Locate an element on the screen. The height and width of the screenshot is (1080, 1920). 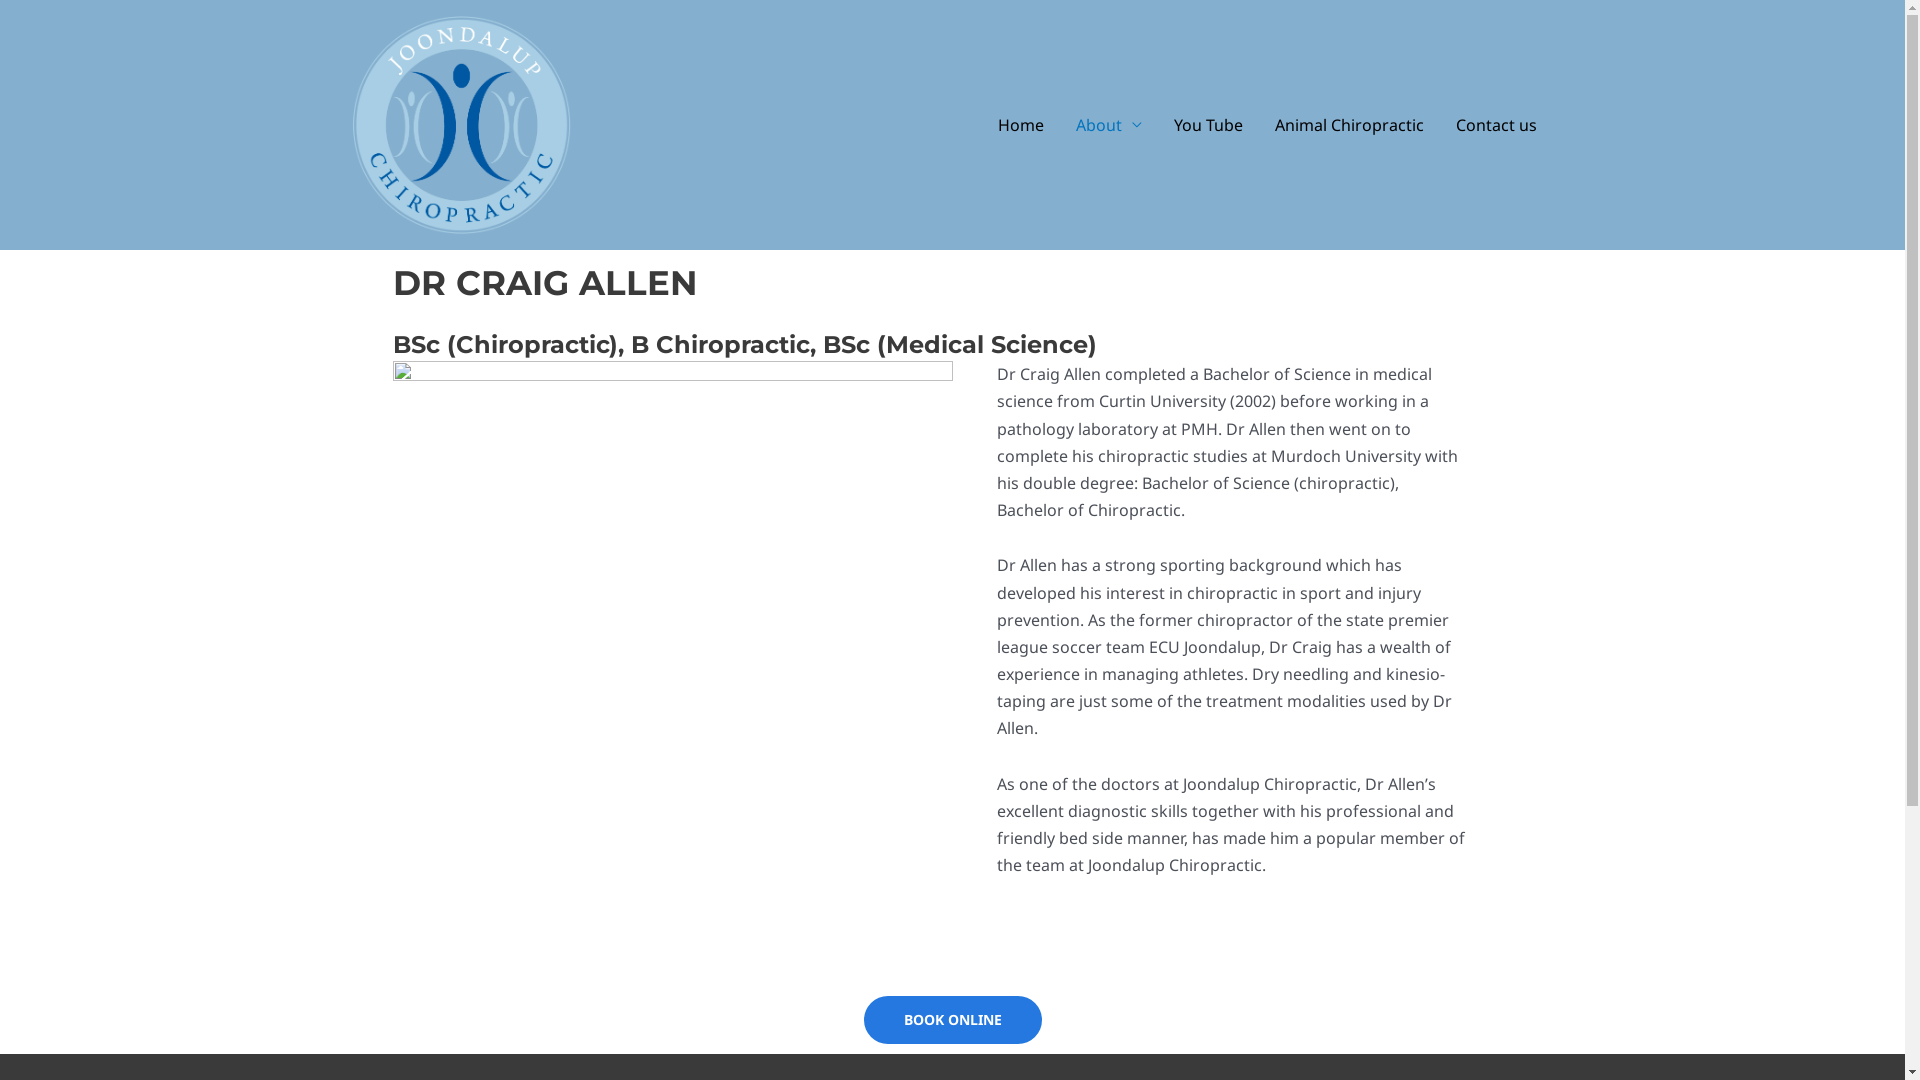
'Animal Chiropractic' is located at coordinates (1348, 124).